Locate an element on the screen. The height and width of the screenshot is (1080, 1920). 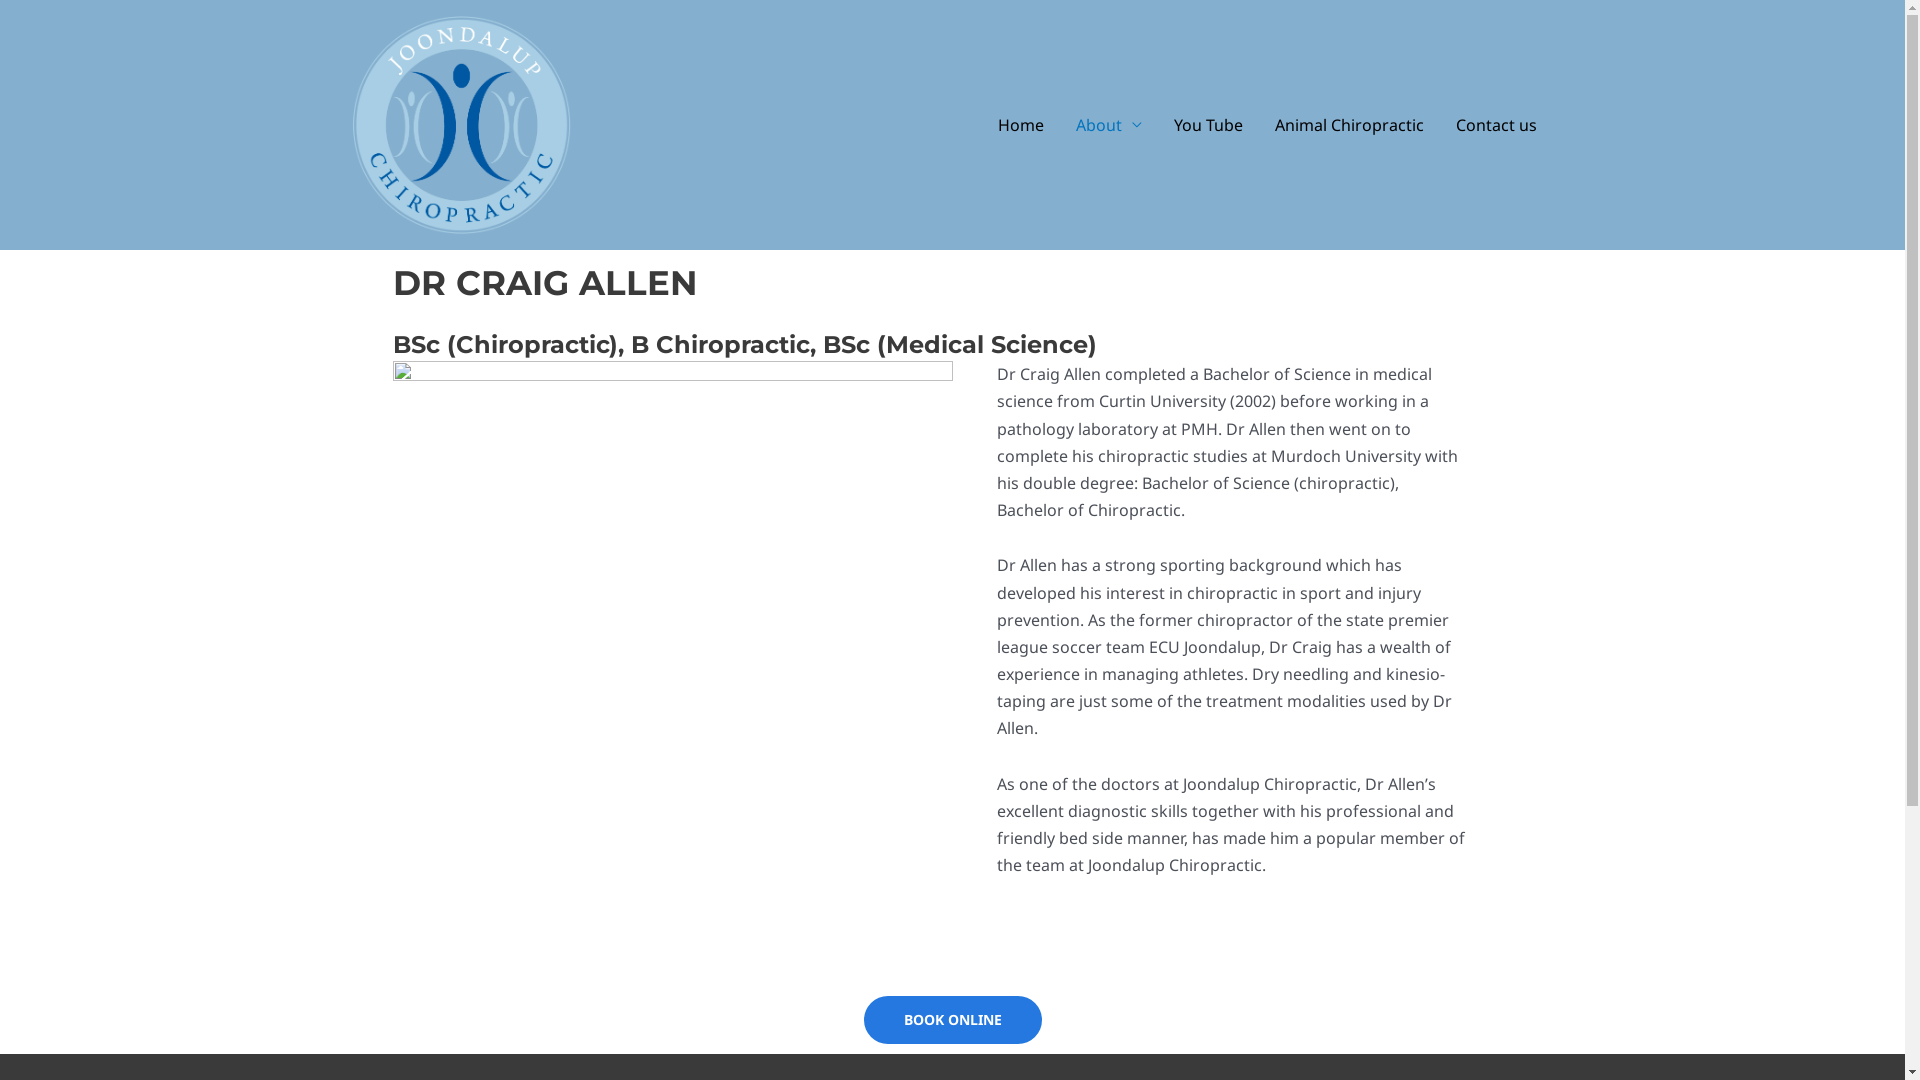
'Animal Chiropractic' is located at coordinates (1348, 124).